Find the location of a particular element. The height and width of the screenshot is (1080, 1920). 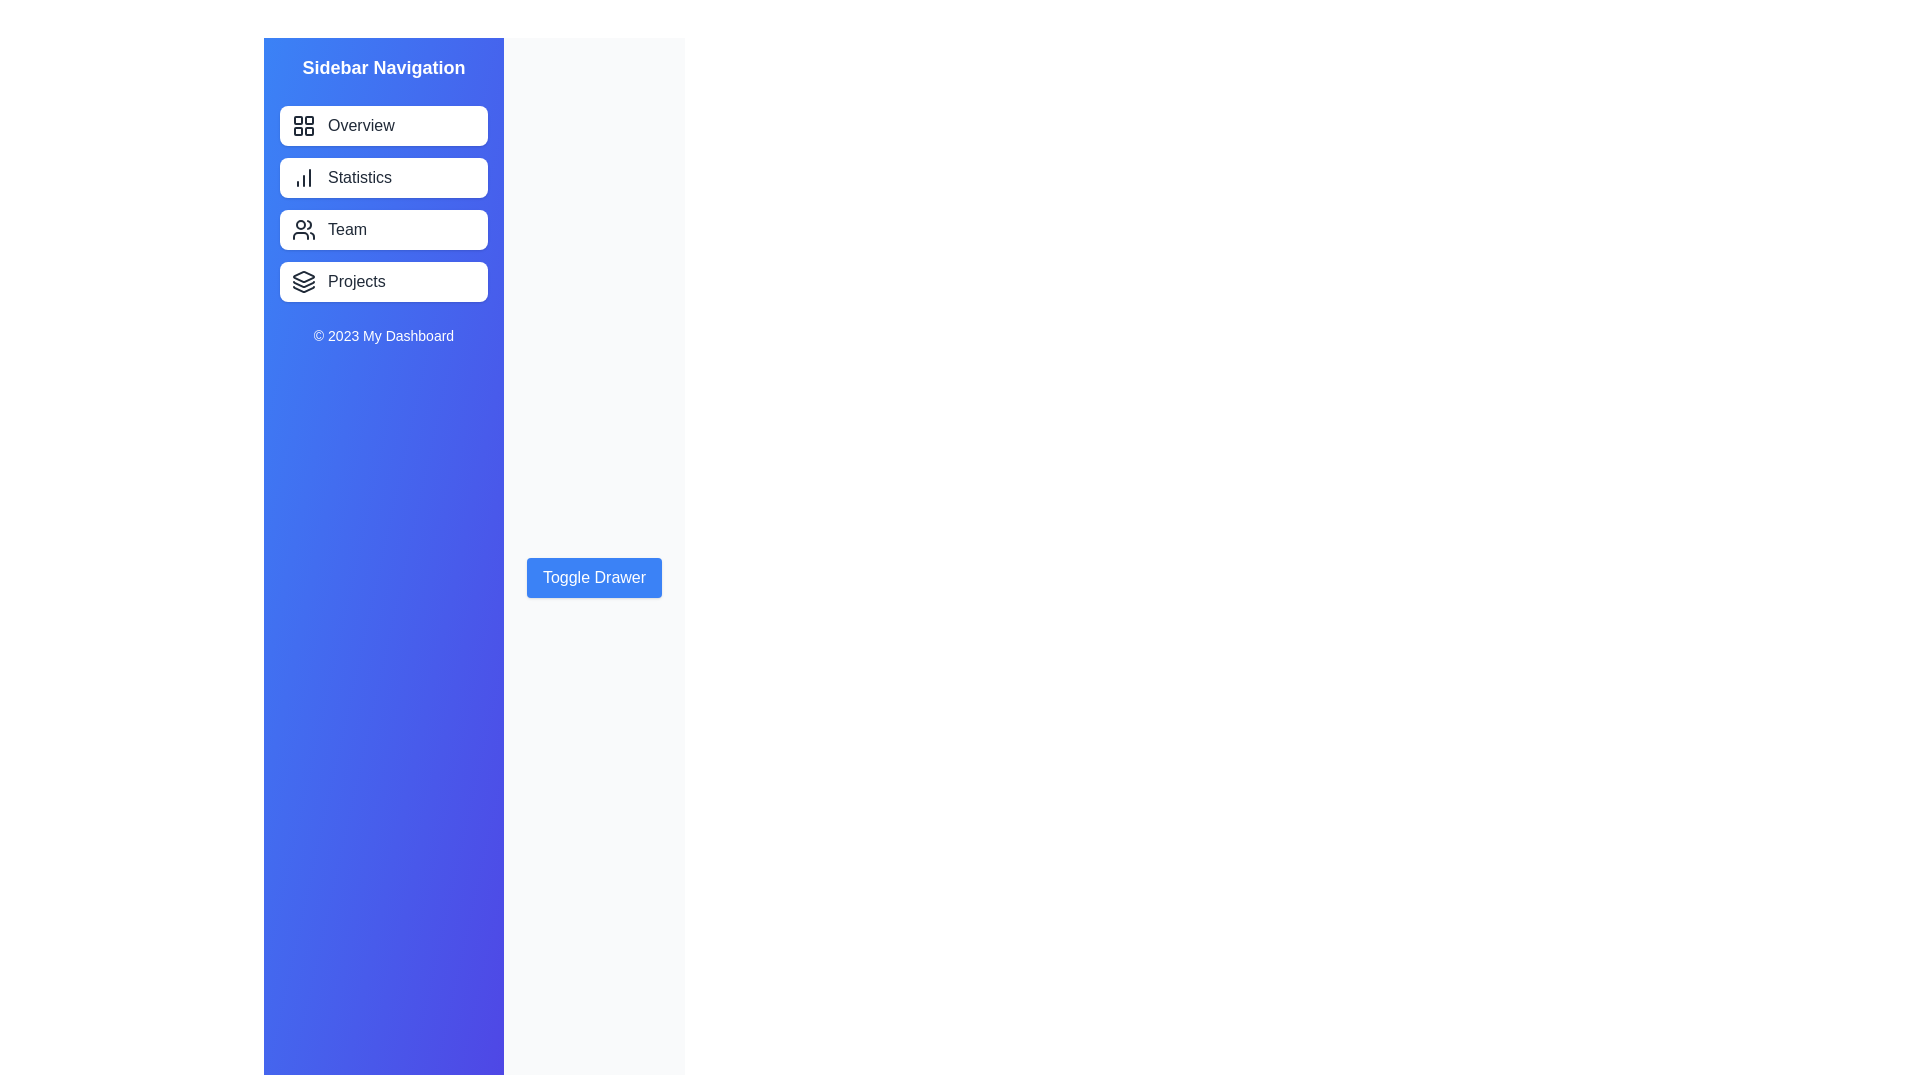

the sidebar menu item labeled Team is located at coordinates (384, 229).